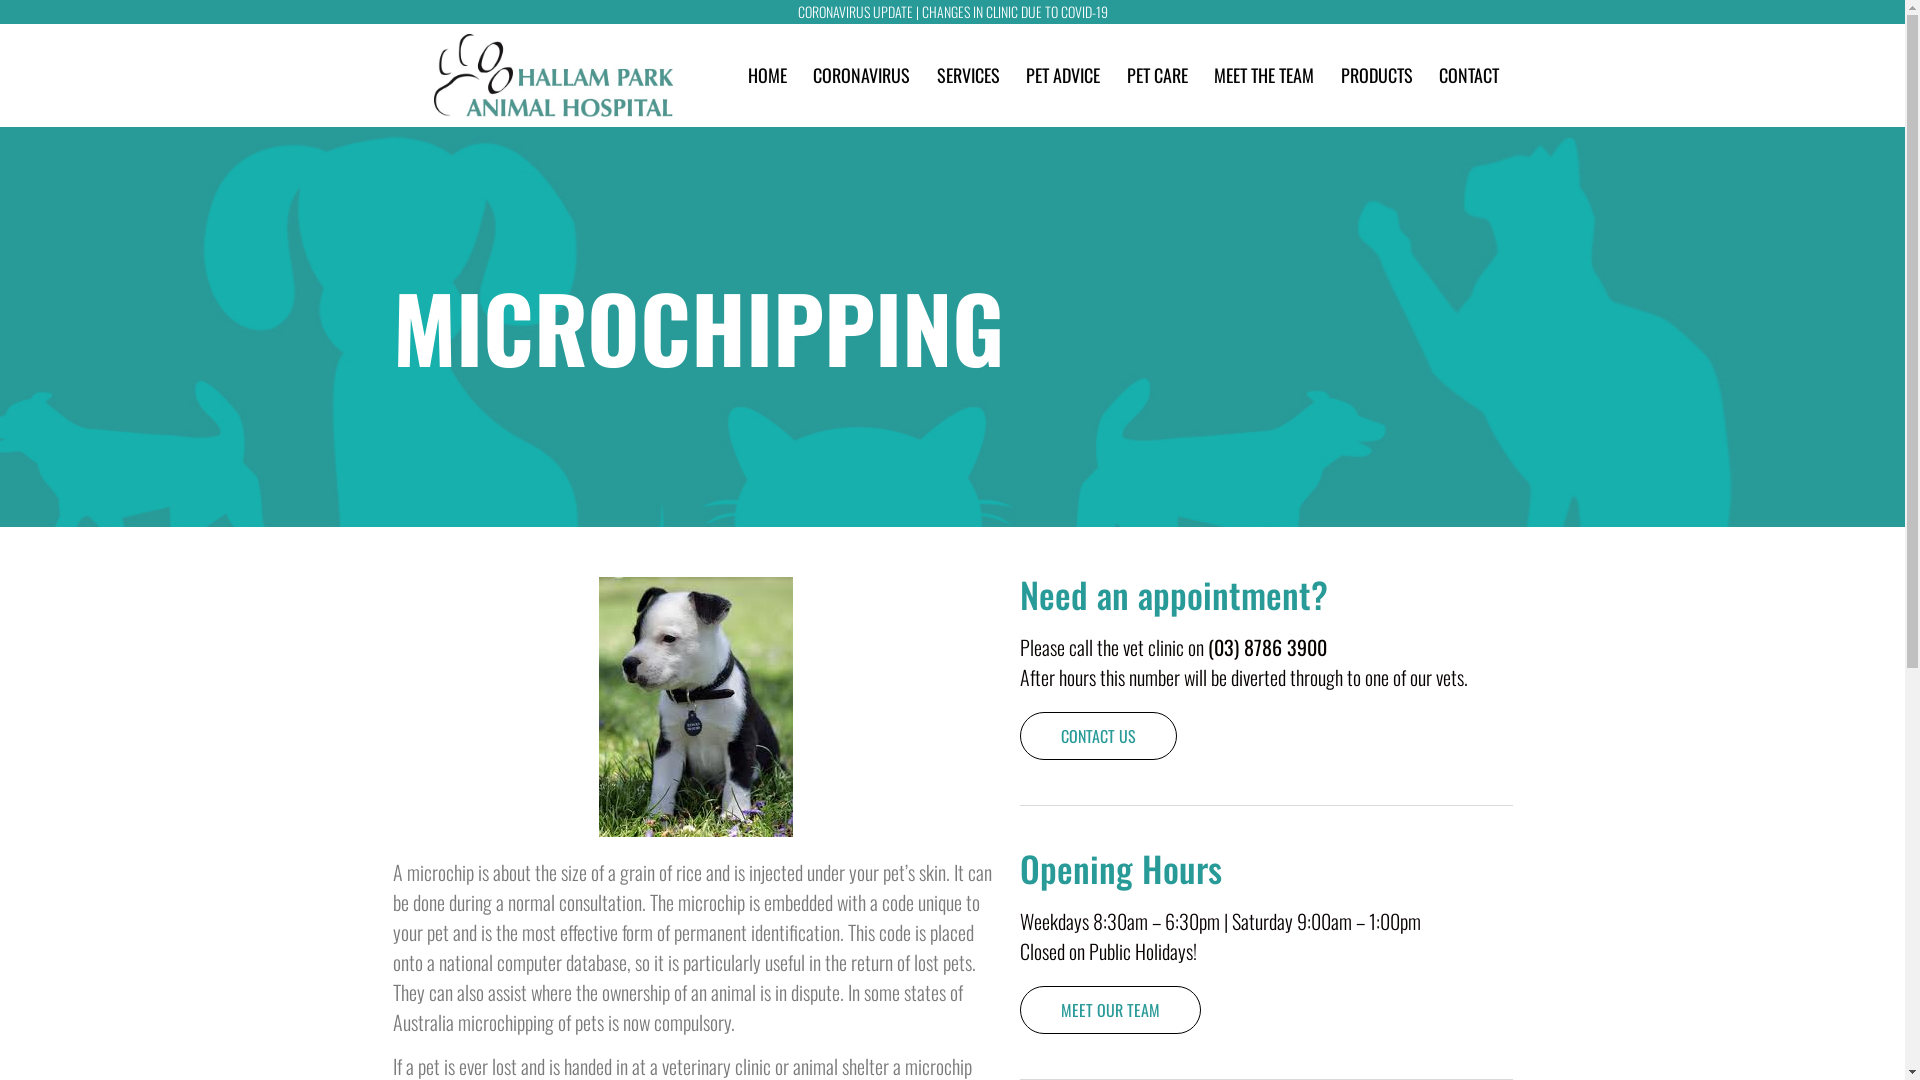 This screenshot has height=1080, width=1920. Describe the element at coordinates (1019, 1010) in the screenshot. I see `'MEET OUR TEAM'` at that location.